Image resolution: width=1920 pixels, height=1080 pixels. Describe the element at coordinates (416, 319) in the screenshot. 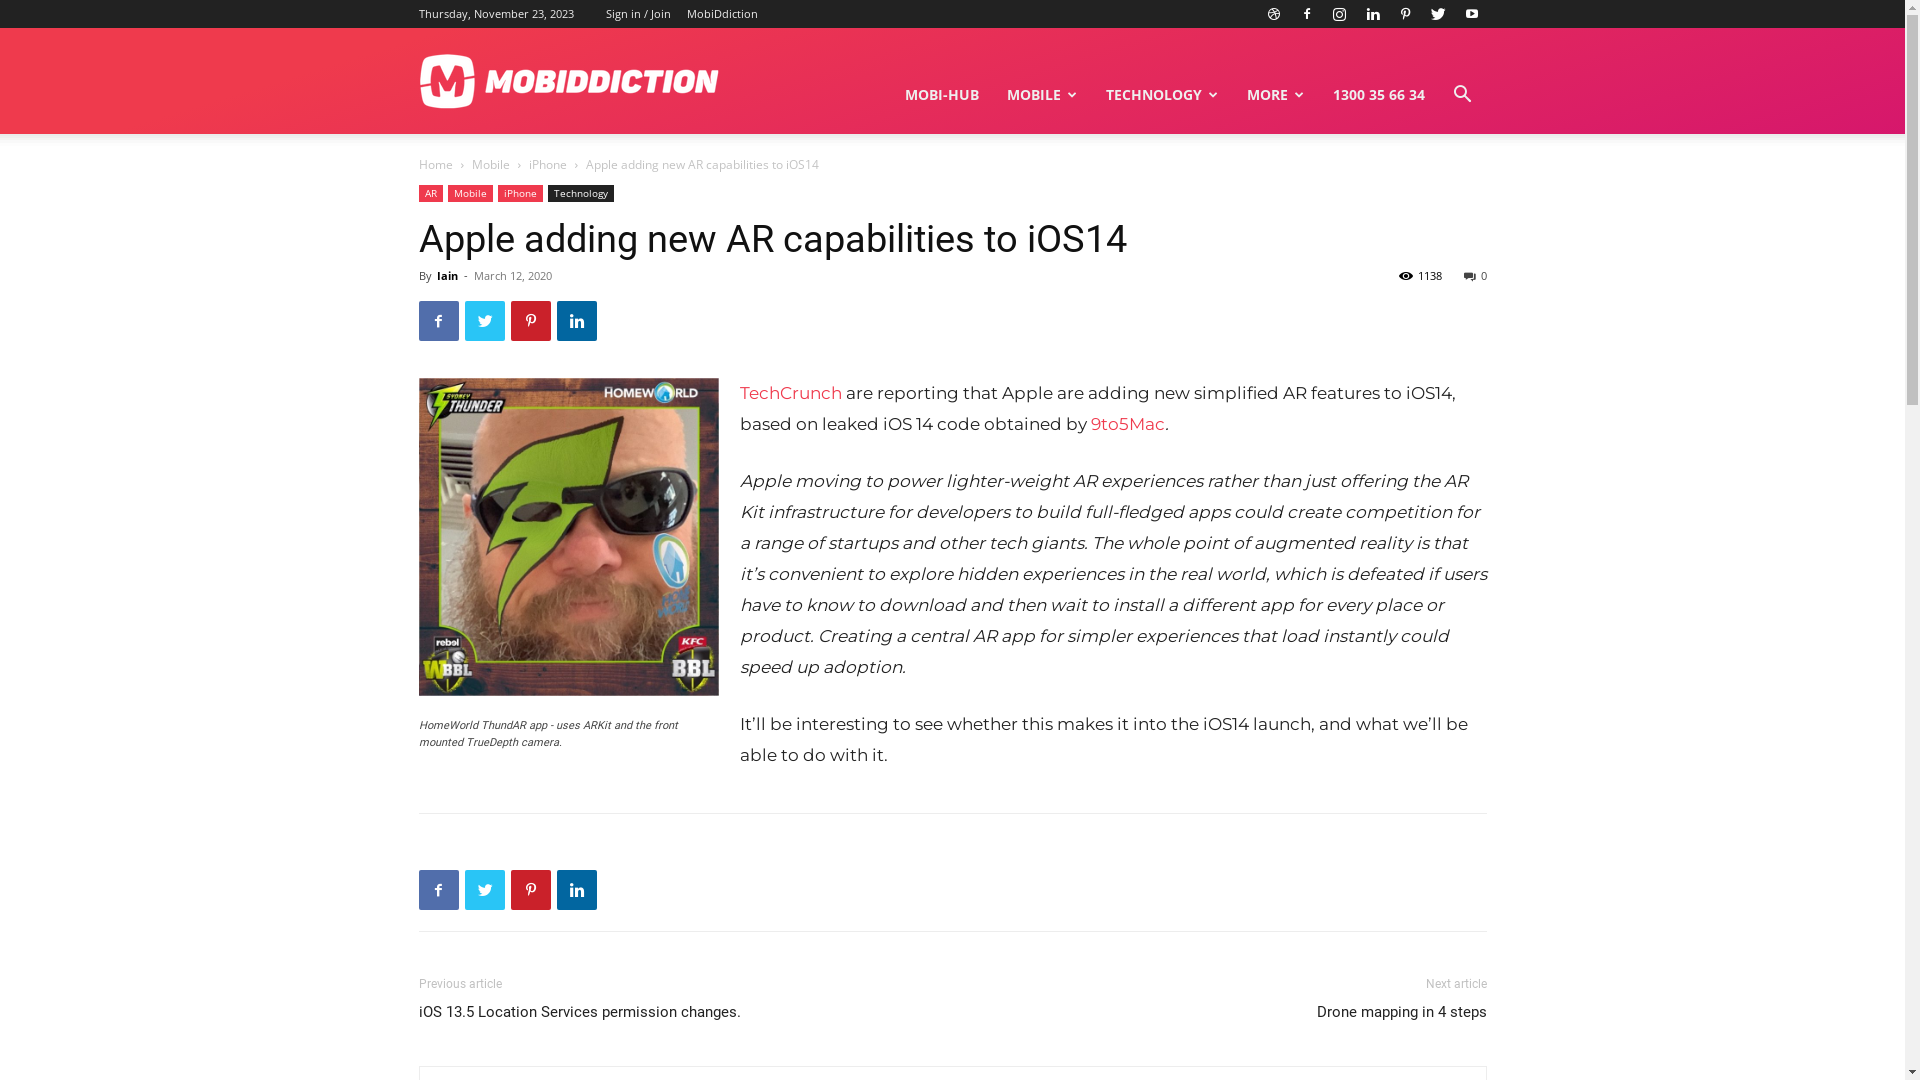

I see `'Facebook'` at that location.